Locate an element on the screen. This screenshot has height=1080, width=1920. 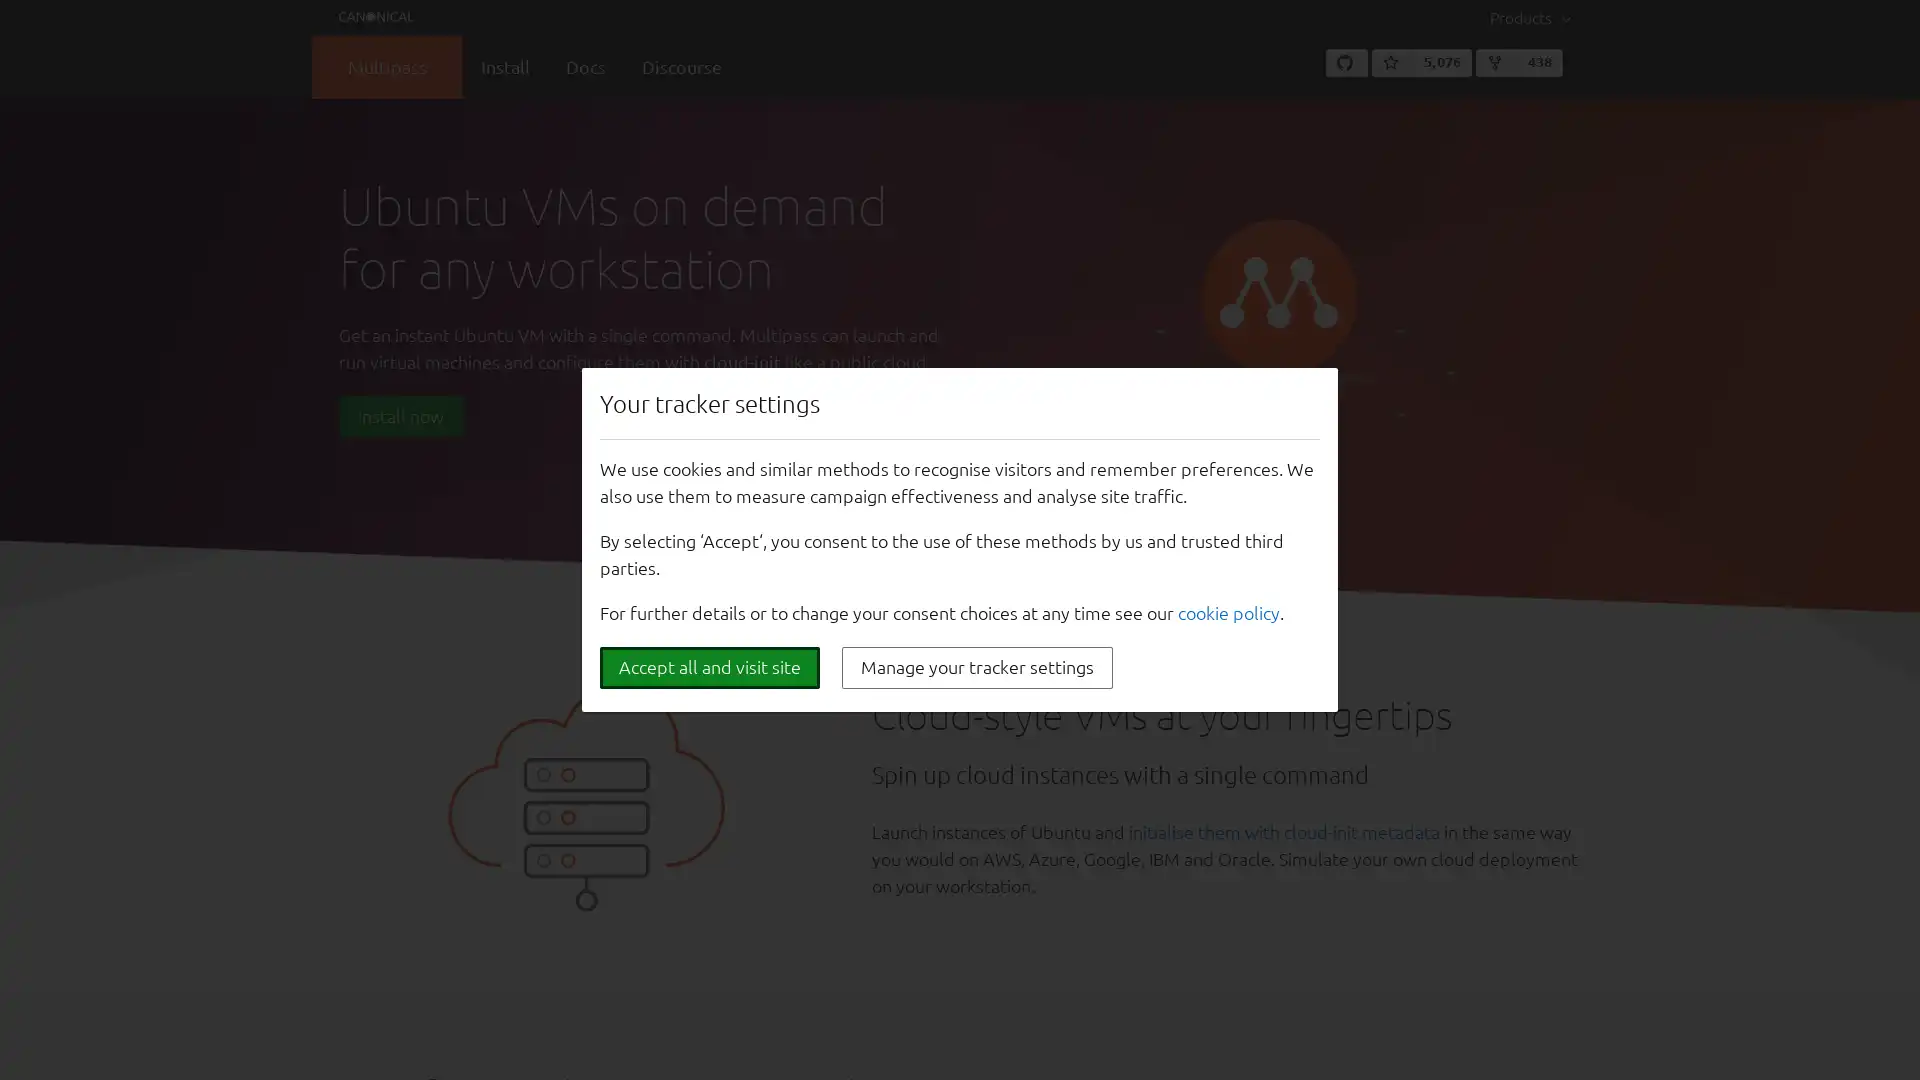
Manage your tracker settings is located at coordinates (977, 667).